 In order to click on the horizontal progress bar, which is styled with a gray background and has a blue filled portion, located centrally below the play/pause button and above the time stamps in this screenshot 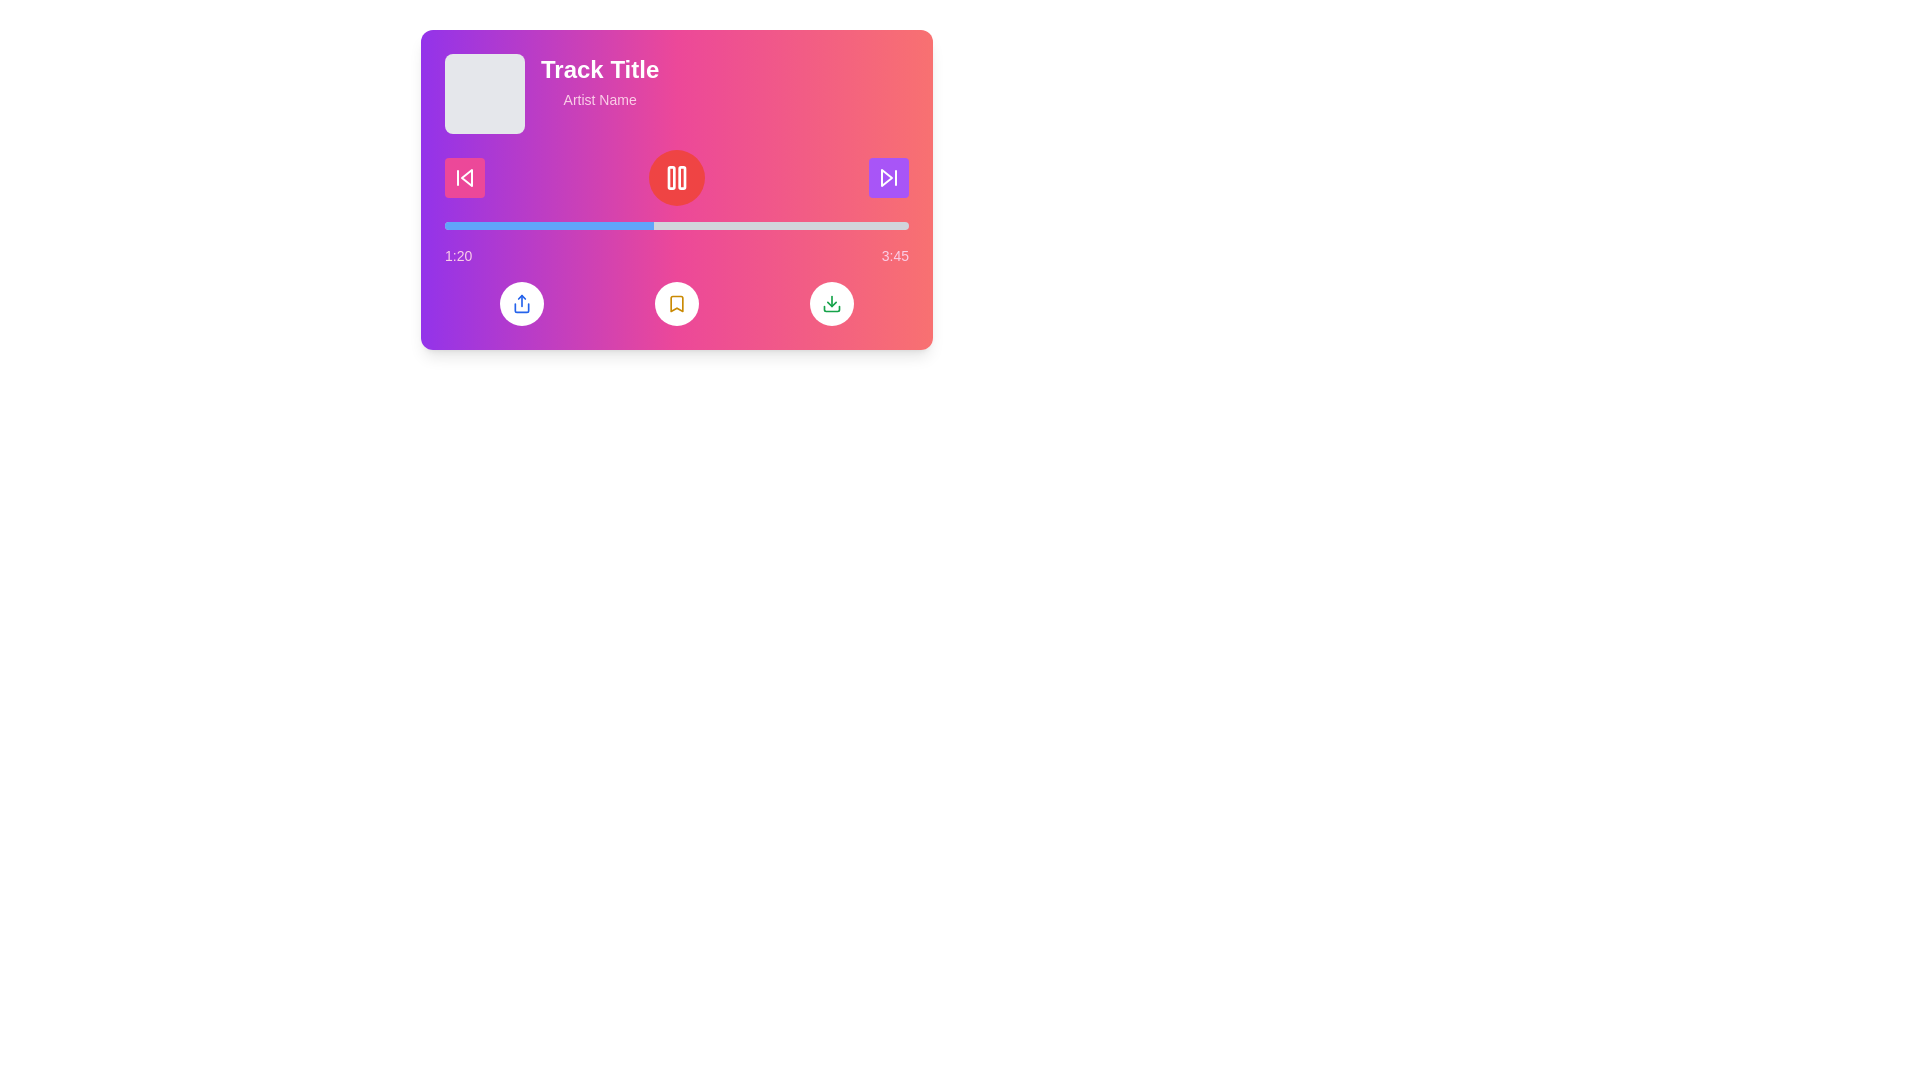, I will do `click(676, 225)`.